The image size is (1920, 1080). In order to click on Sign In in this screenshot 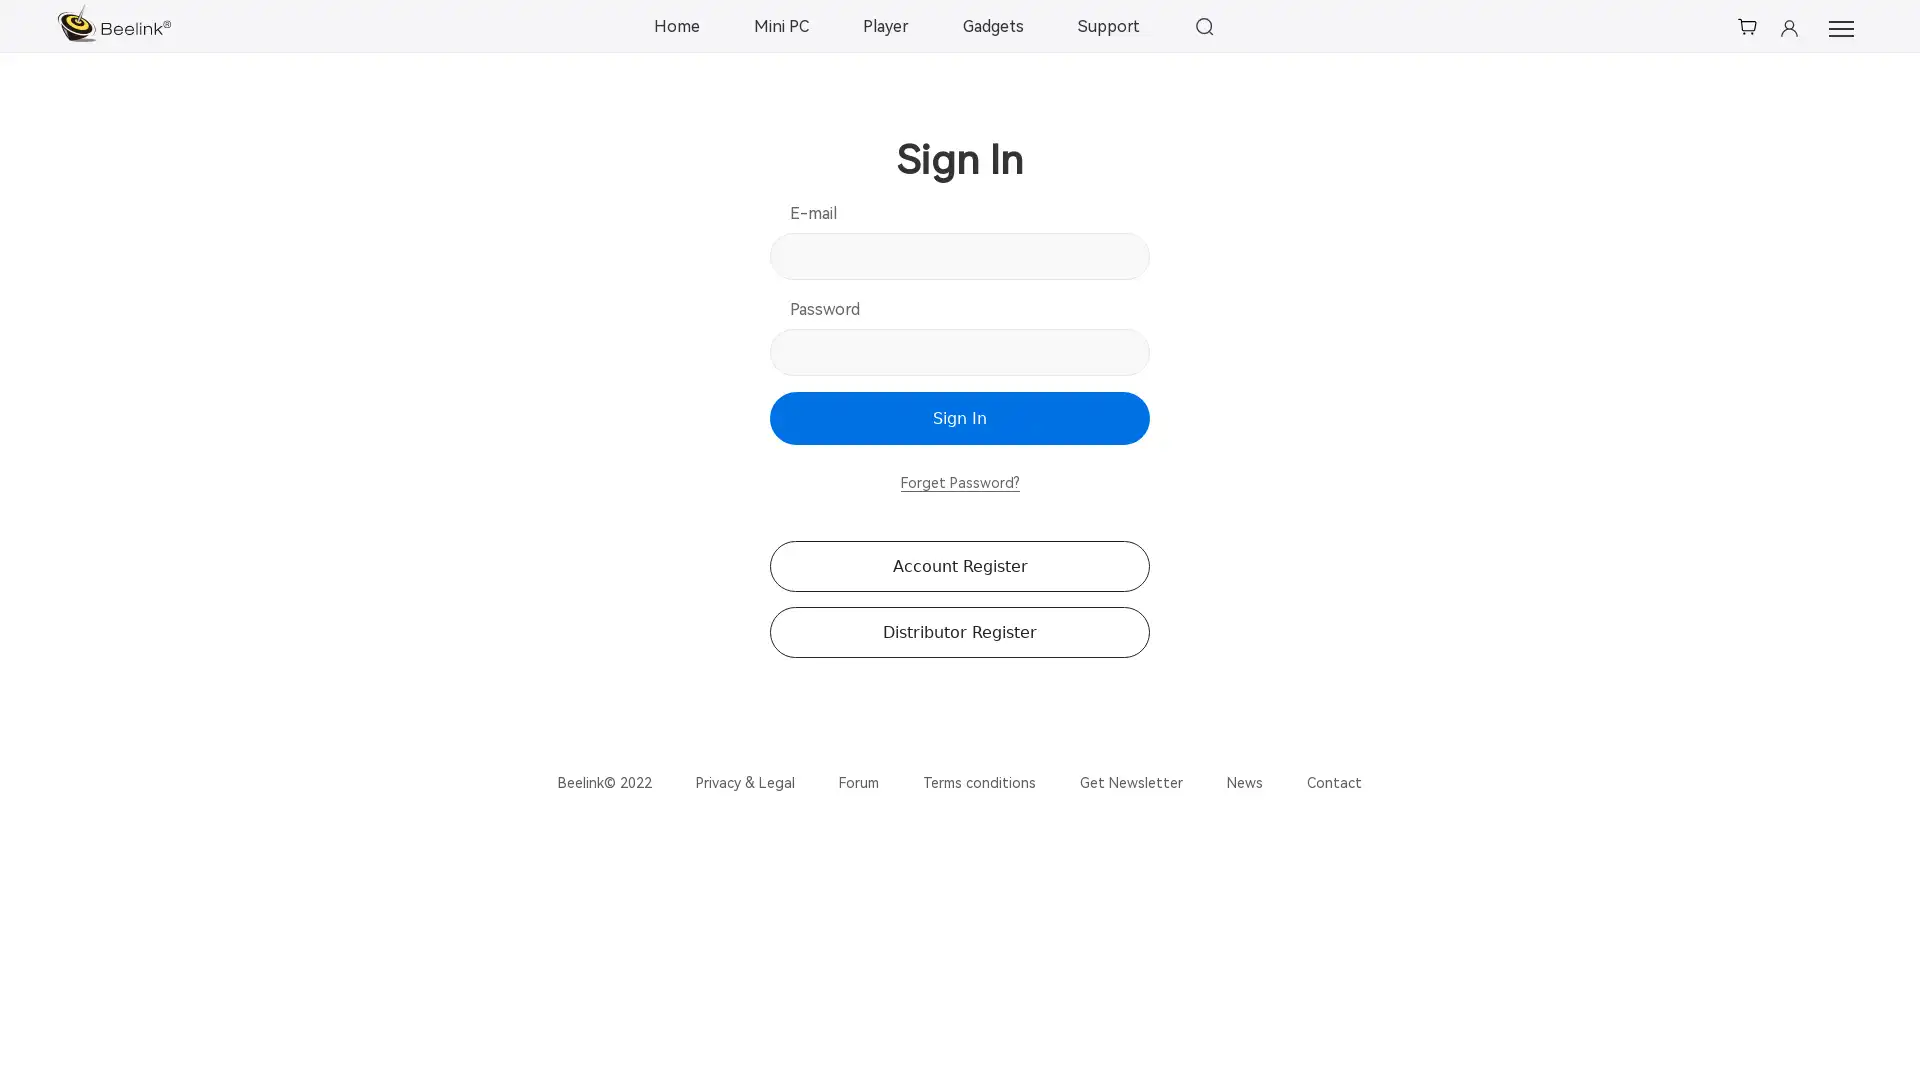, I will do `click(960, 417)`.